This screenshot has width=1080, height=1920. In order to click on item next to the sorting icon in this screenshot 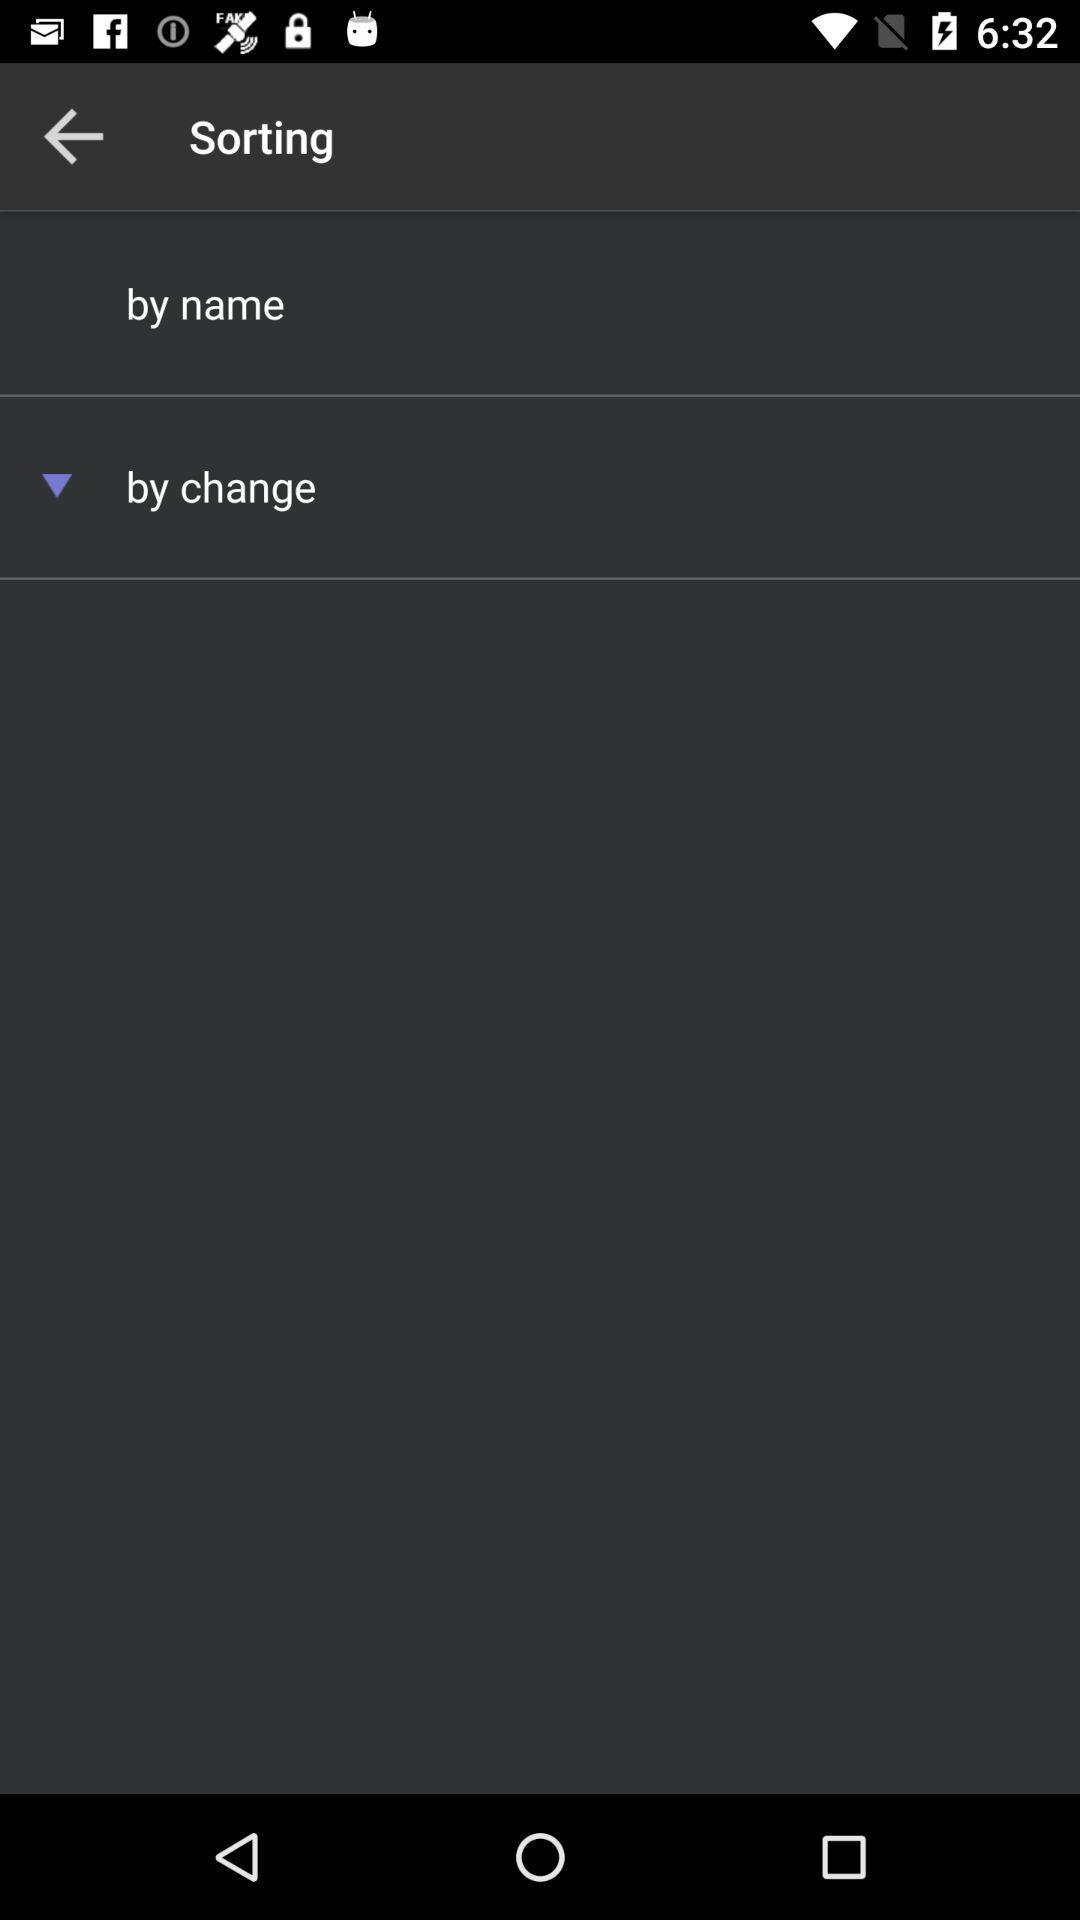, I will do `click(72, 135)`.